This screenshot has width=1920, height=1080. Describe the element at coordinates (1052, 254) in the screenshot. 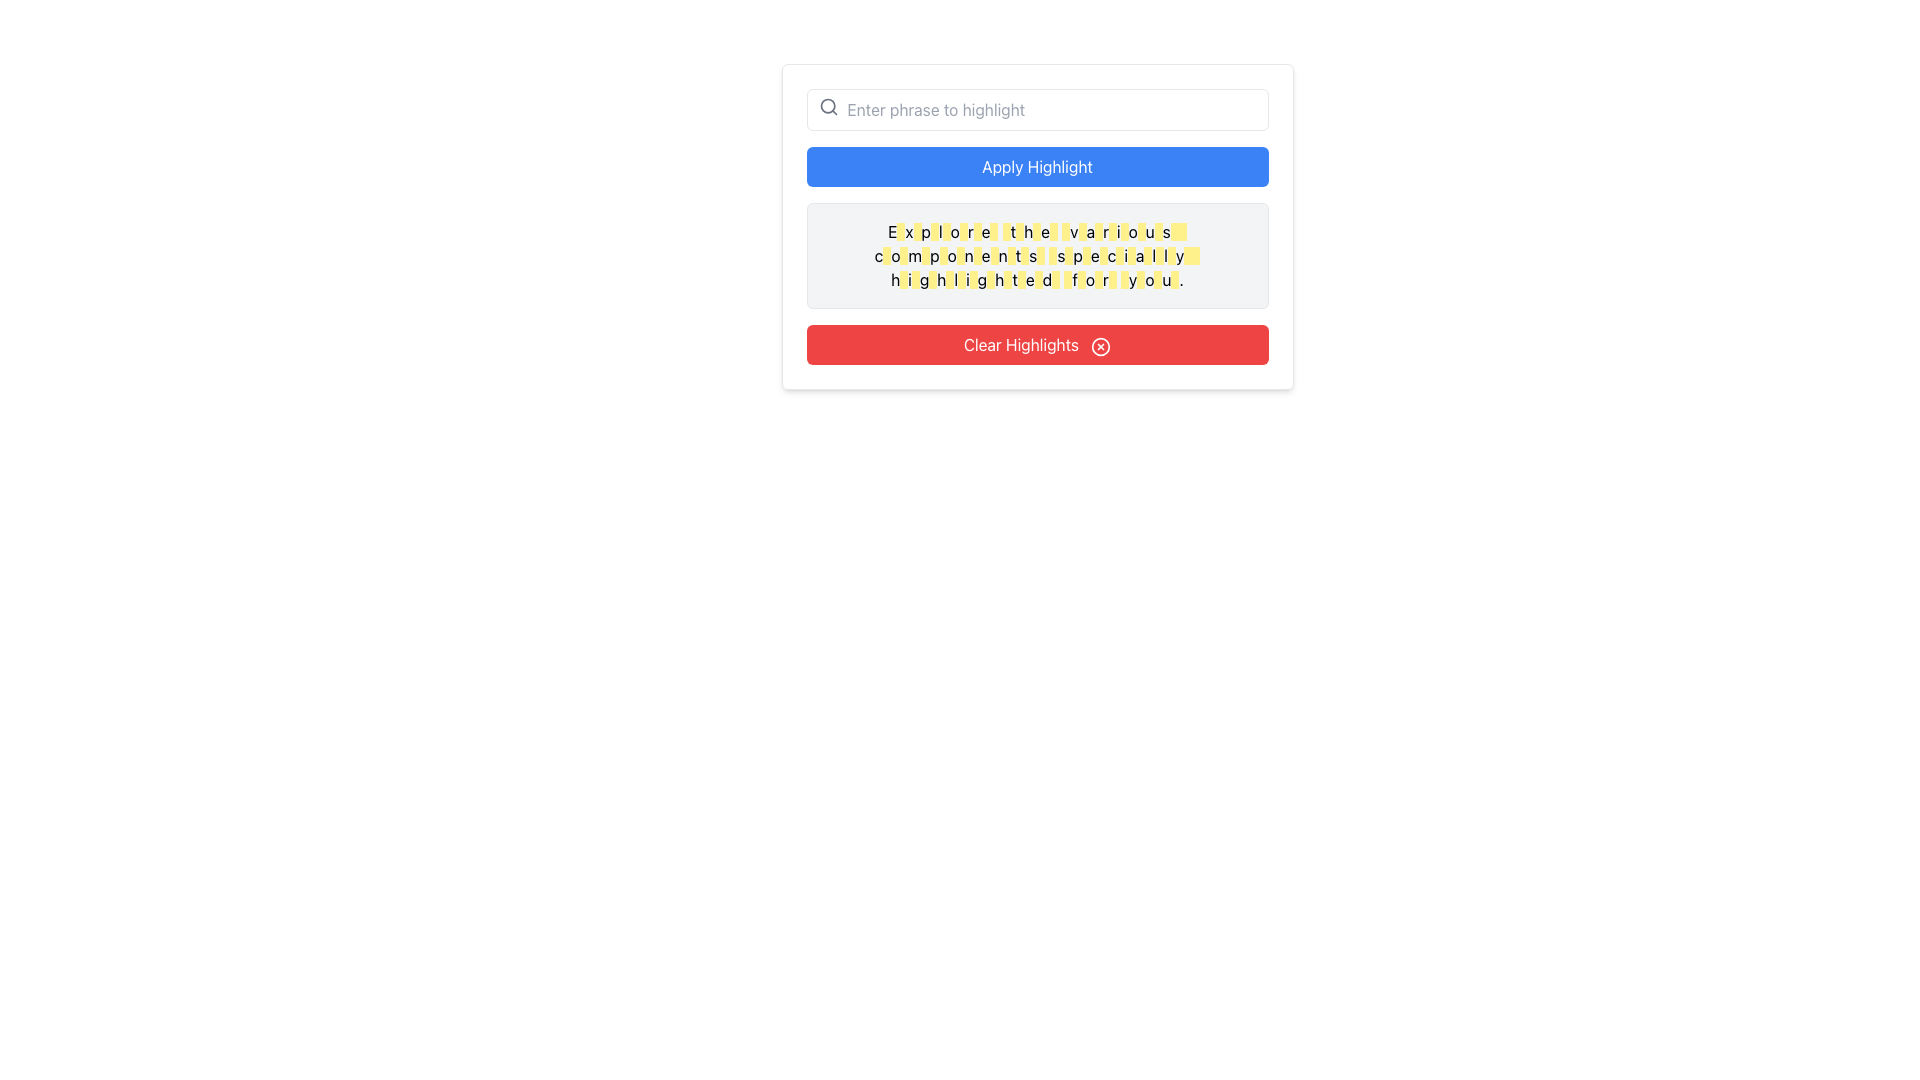

I see `the Highlight marker, a small square with a yellow background and border, located in the second row and the 12th position within the grid under the 'Explore the various components specially highlighted for you.' text for inspection` at that location.